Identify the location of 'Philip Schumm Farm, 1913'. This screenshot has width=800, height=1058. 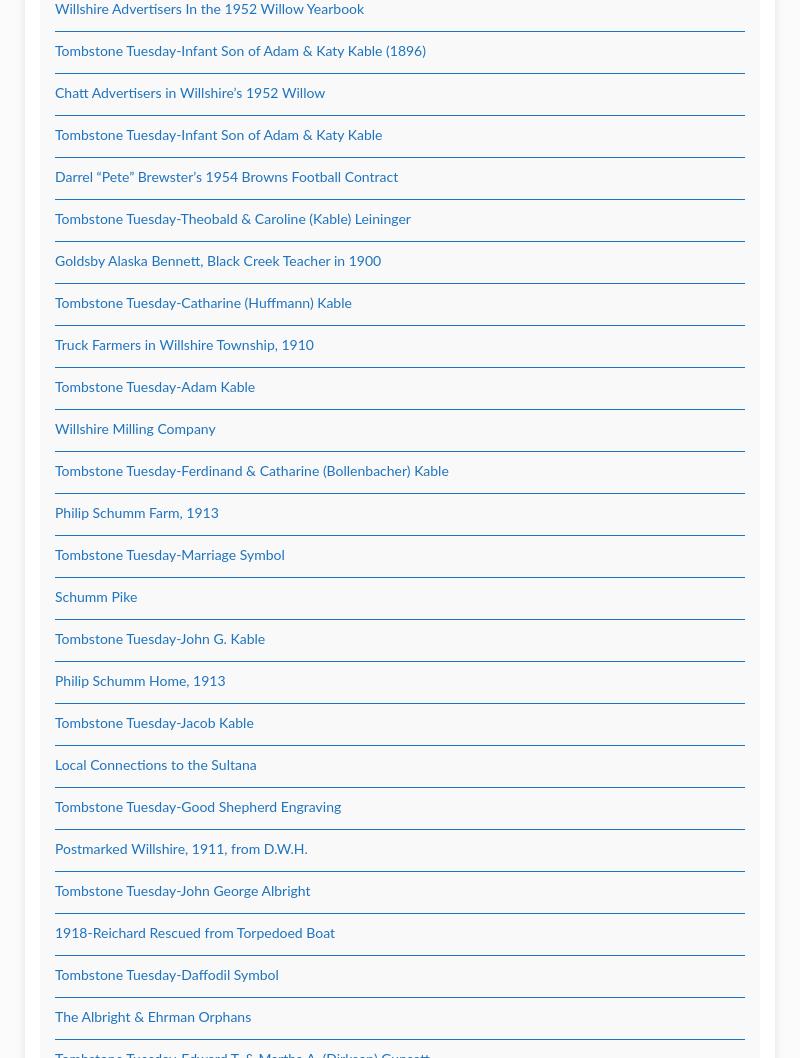
(136, 512).